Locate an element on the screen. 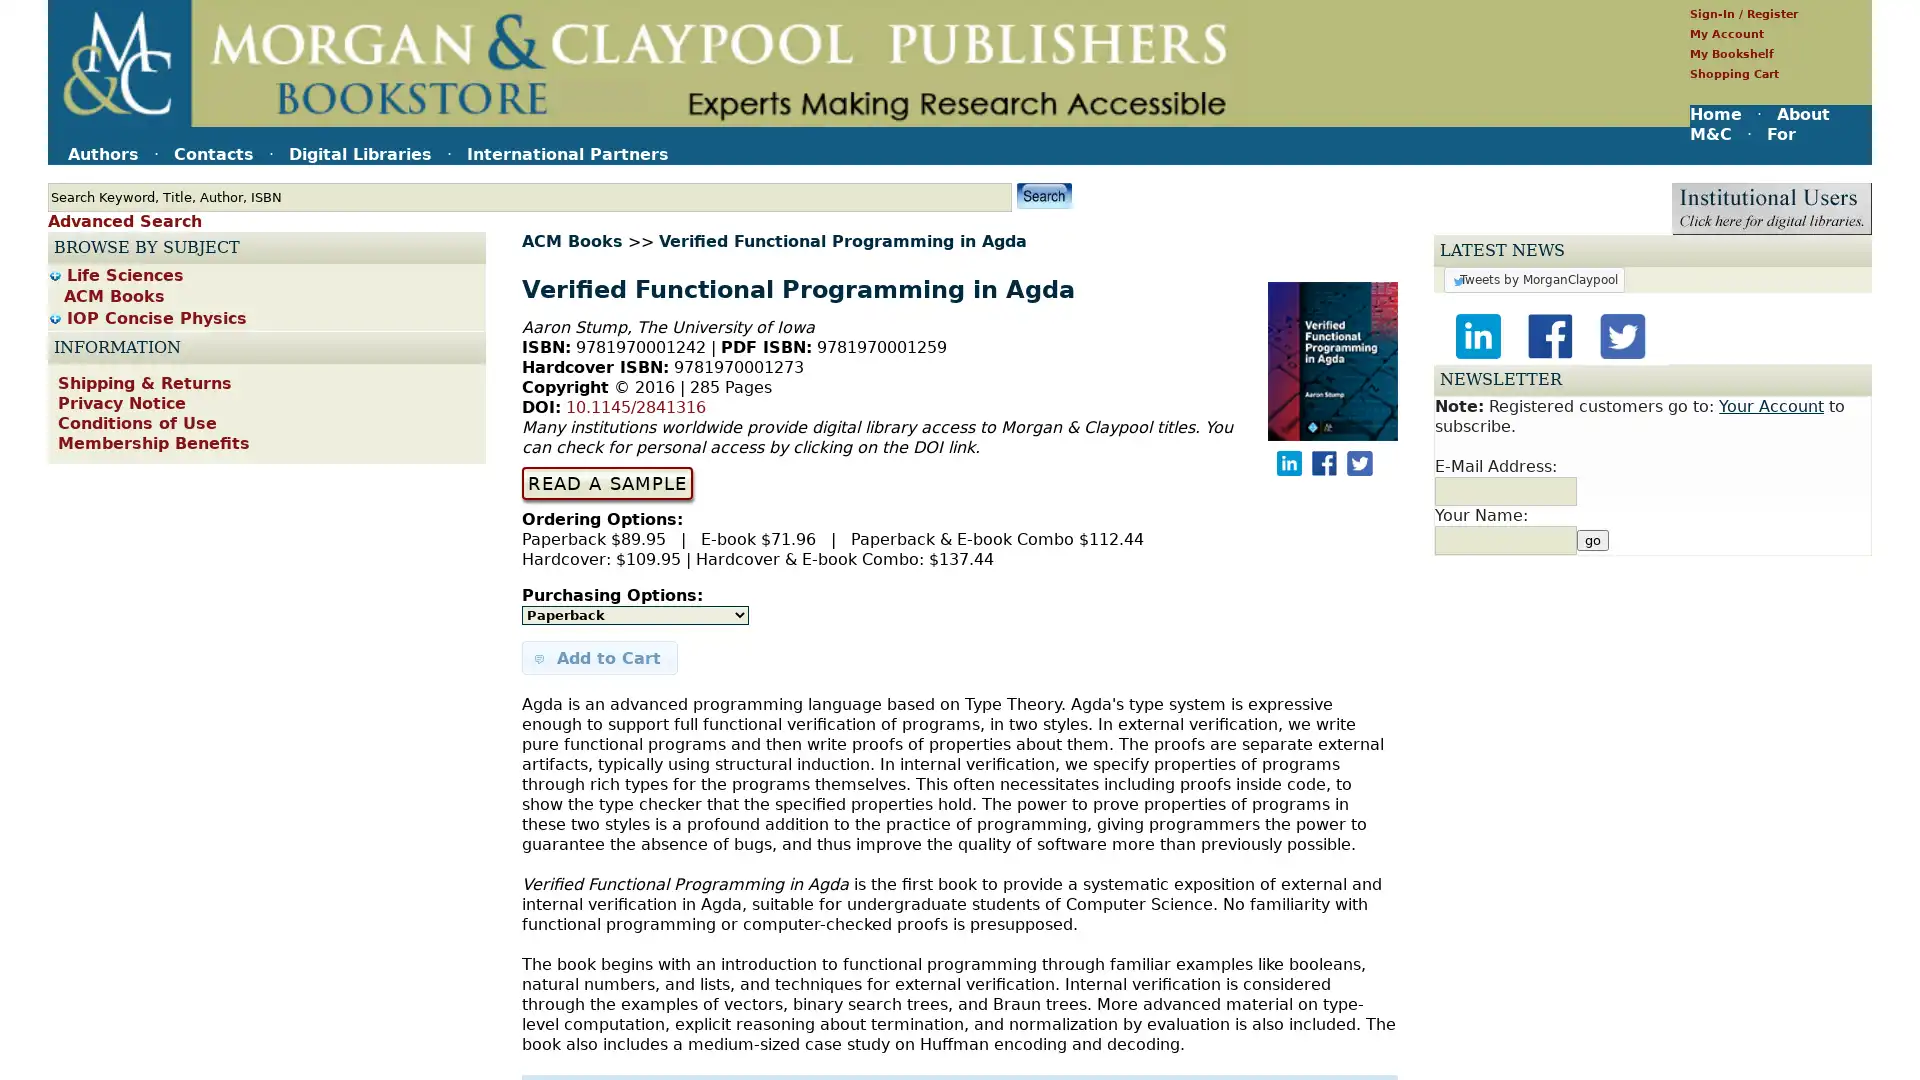  Add to Cart is located at coordinates (598, 658).